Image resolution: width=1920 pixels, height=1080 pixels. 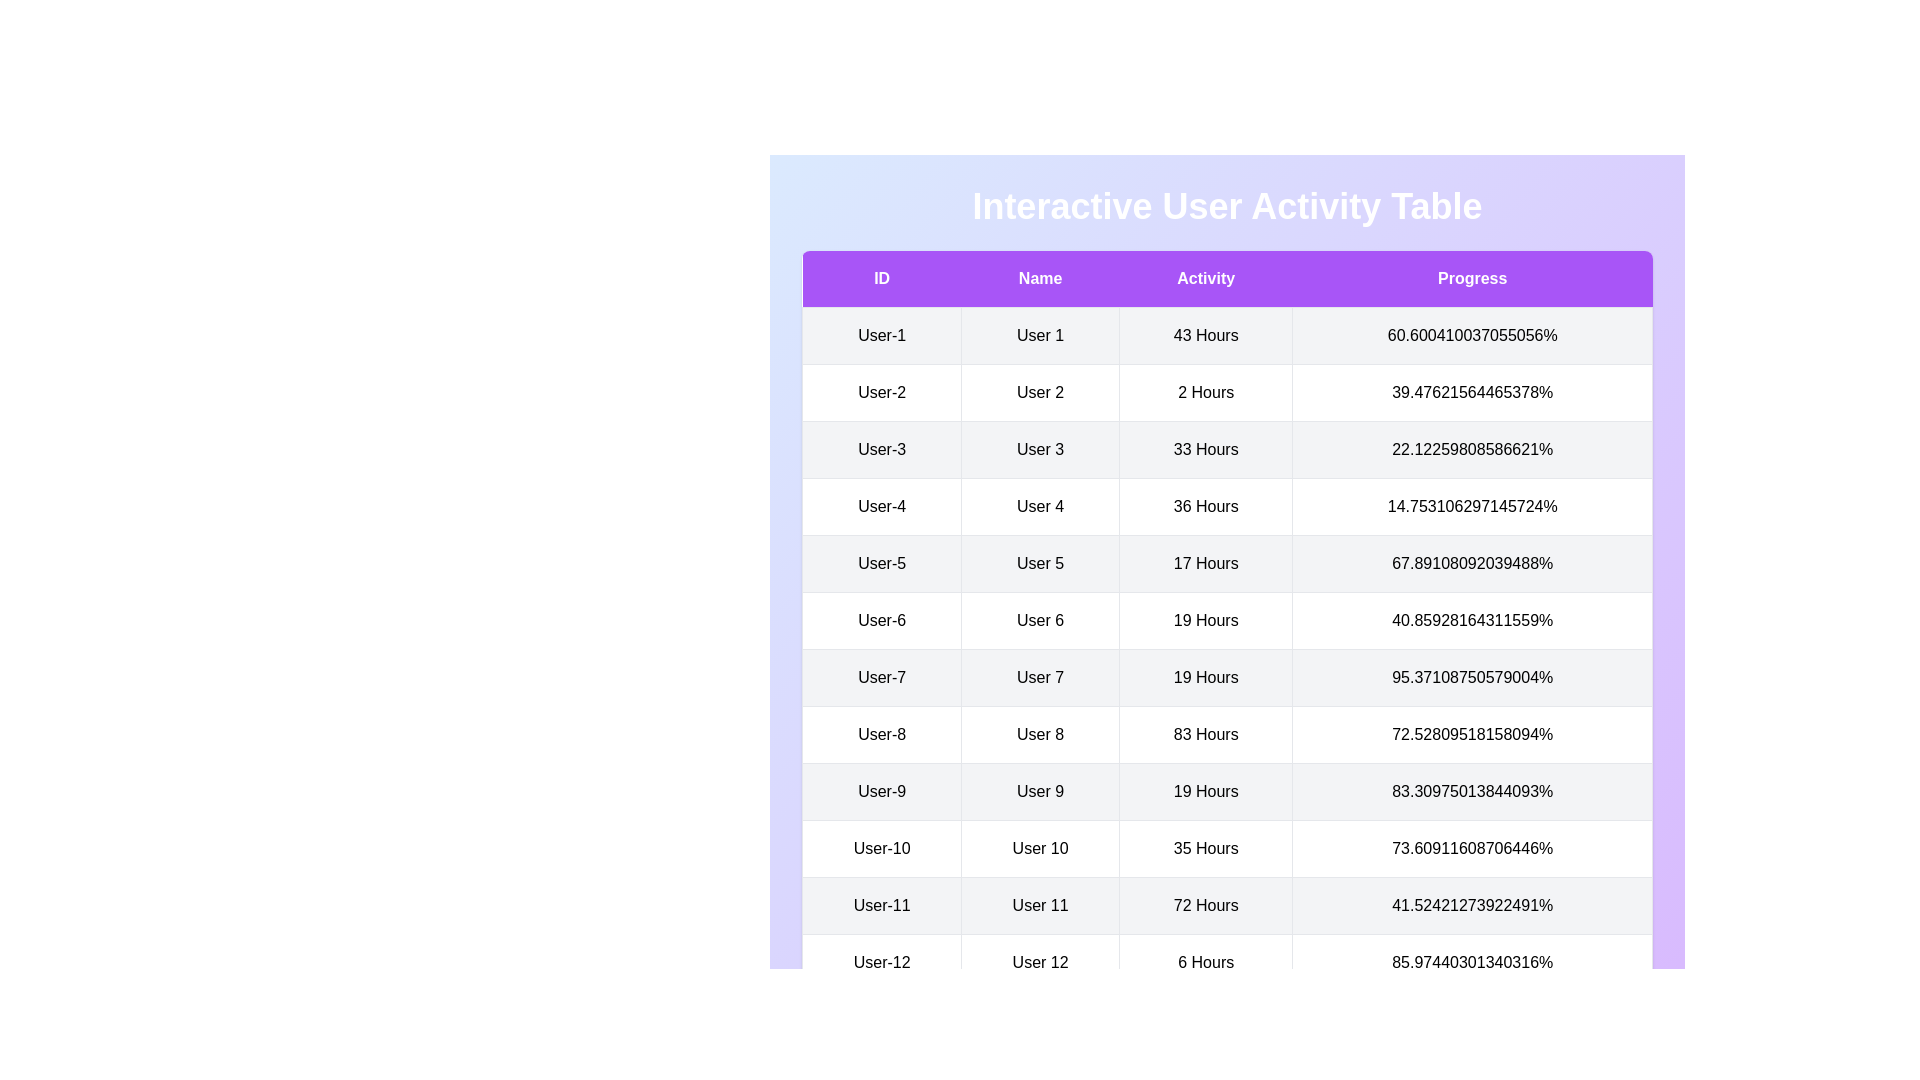 I want to click on the header labeled 'Progress' to sort the respective column, so click(x=1472, y=279).